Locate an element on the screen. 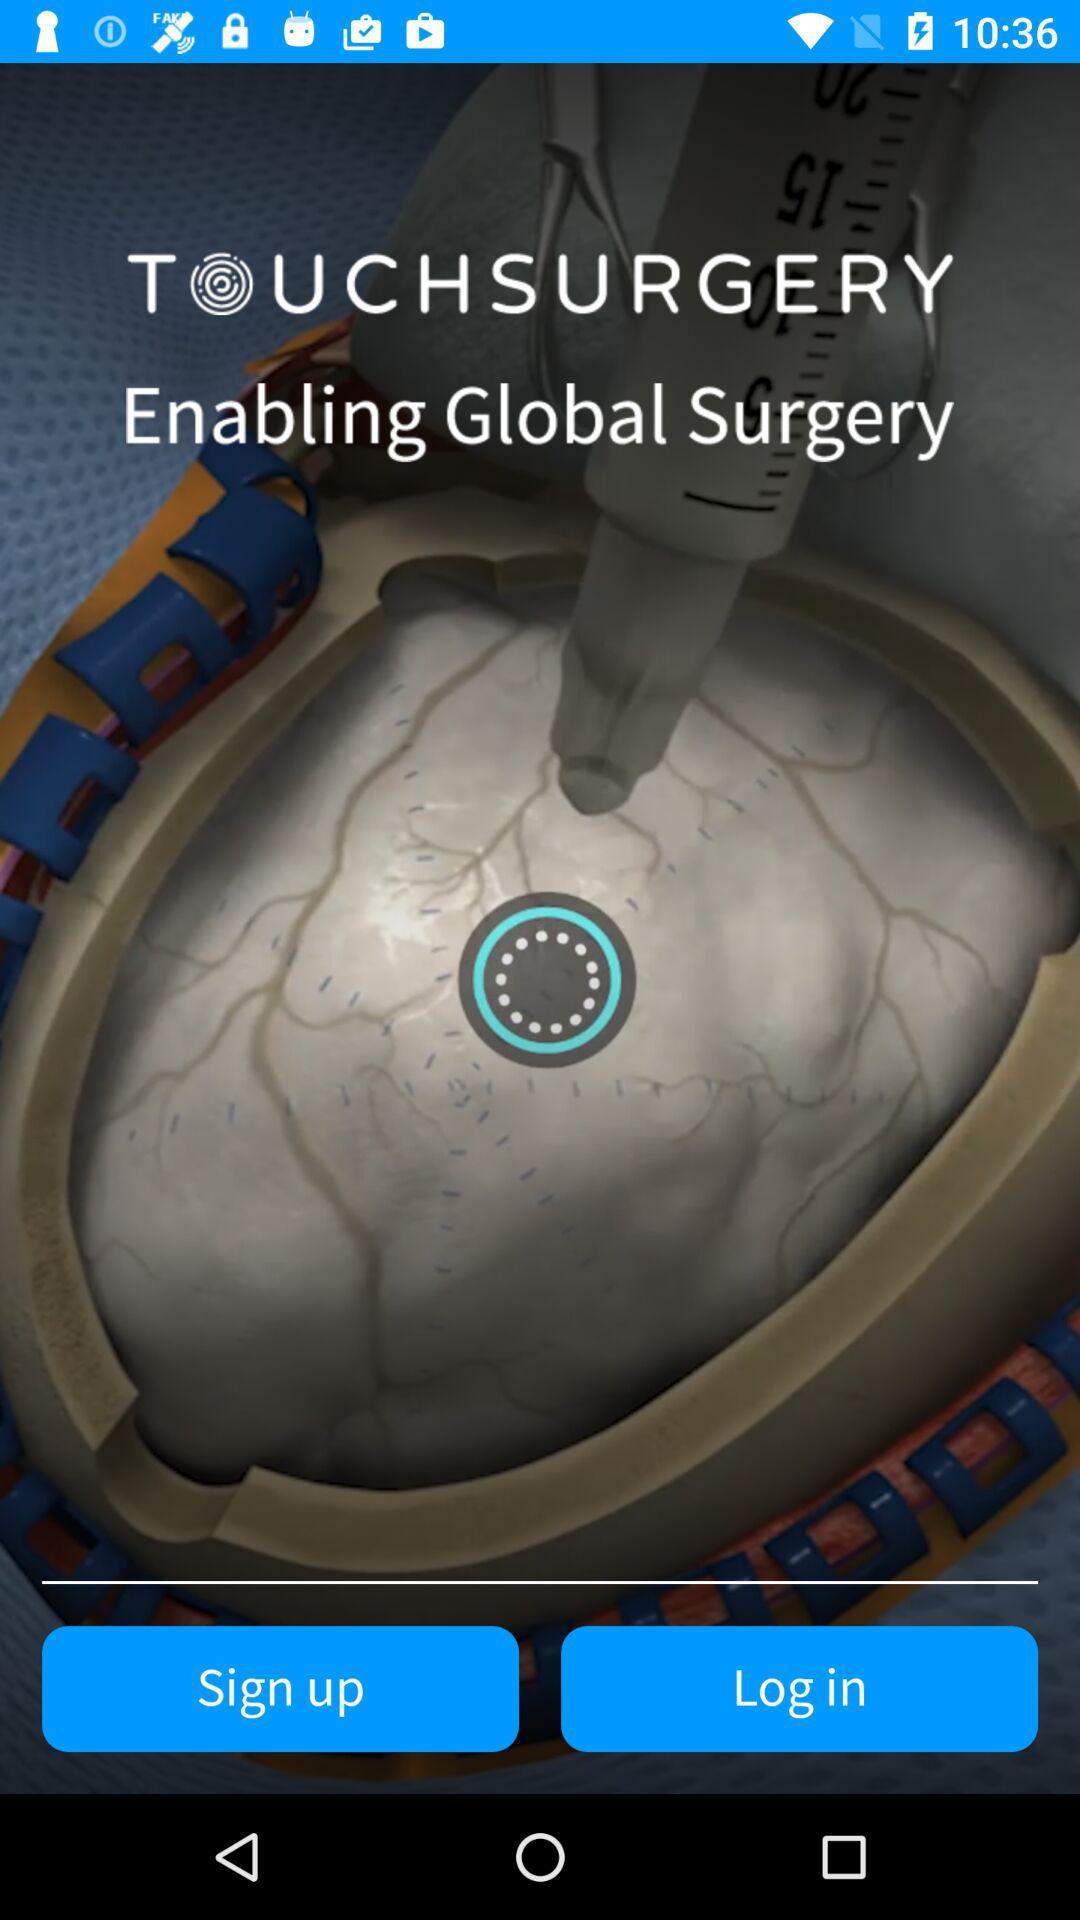 This screenshot has width=1080, height=1920. the item next to sign up icon is located at coordinates (798, 1688).